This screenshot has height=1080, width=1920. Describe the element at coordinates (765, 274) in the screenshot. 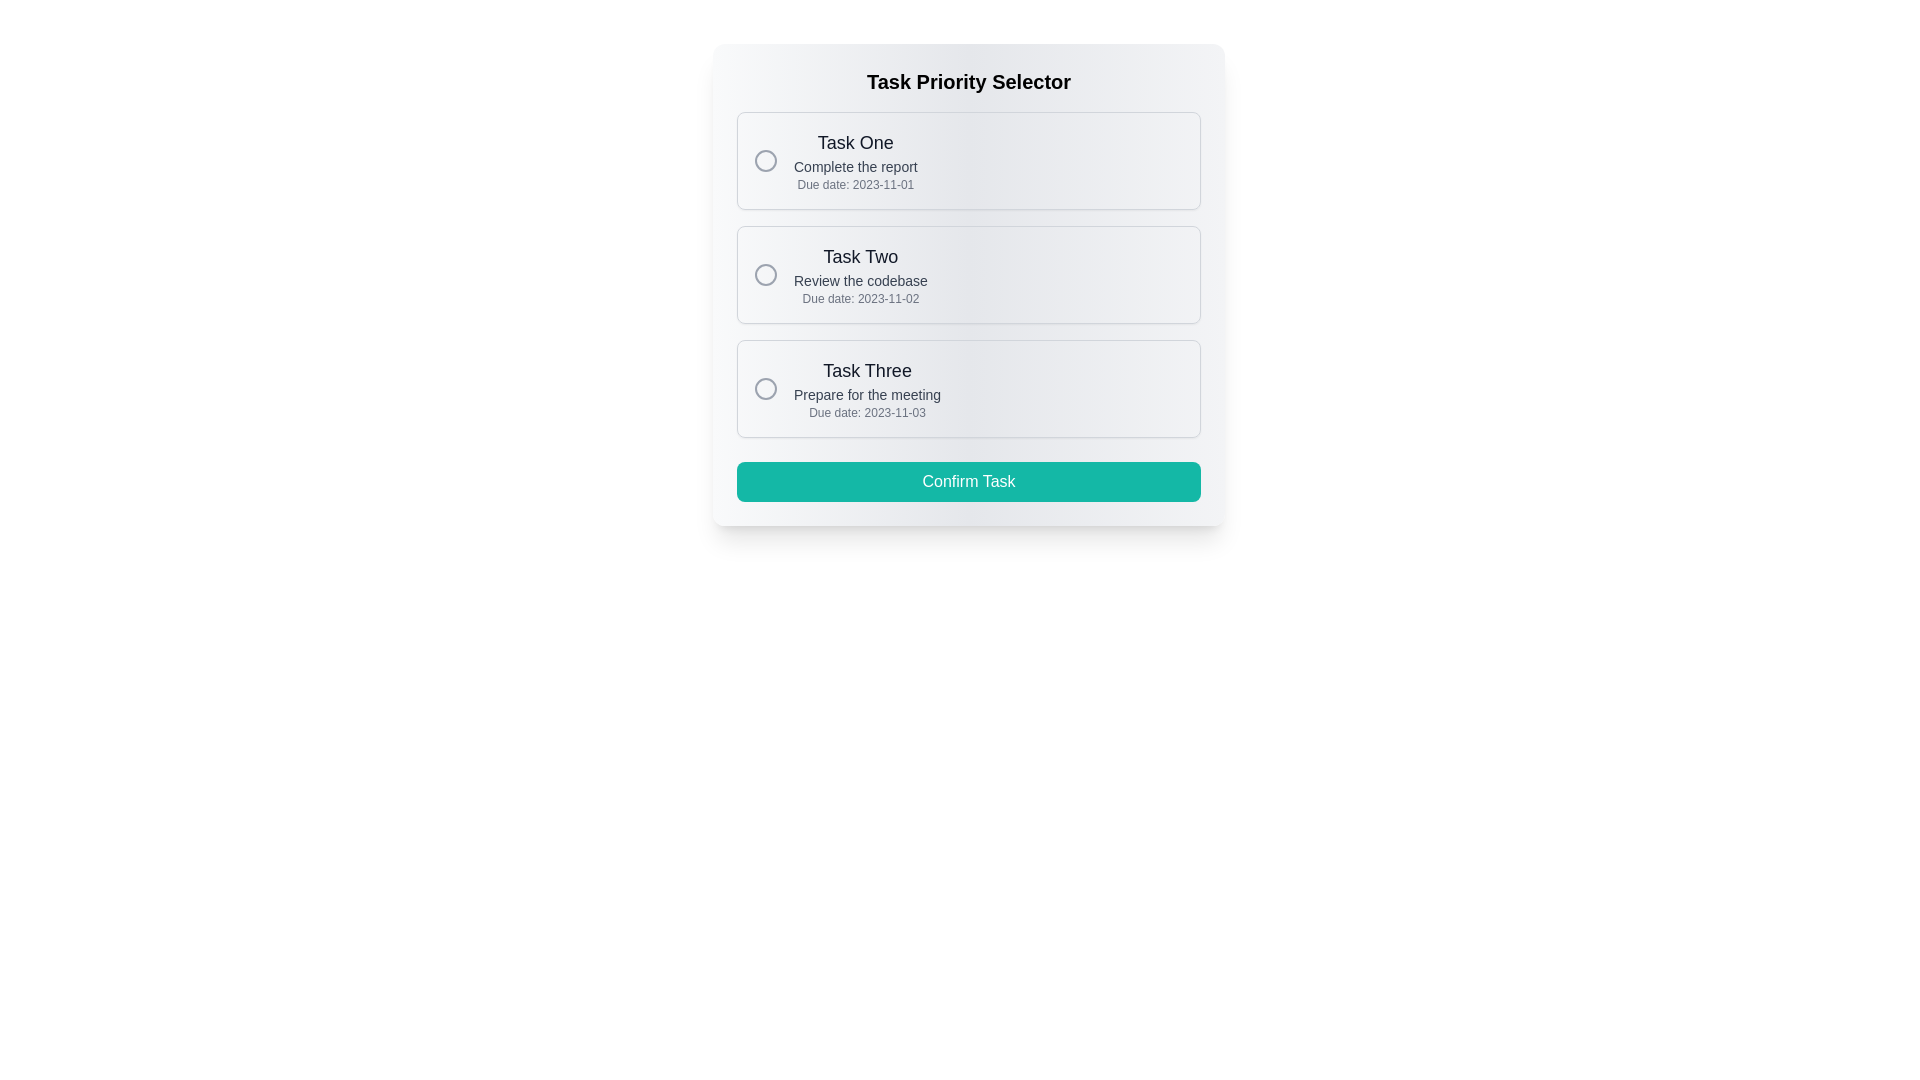

I see `the circular radio button with a gray border and hollow center located in the 'Task Two' card` at that location.